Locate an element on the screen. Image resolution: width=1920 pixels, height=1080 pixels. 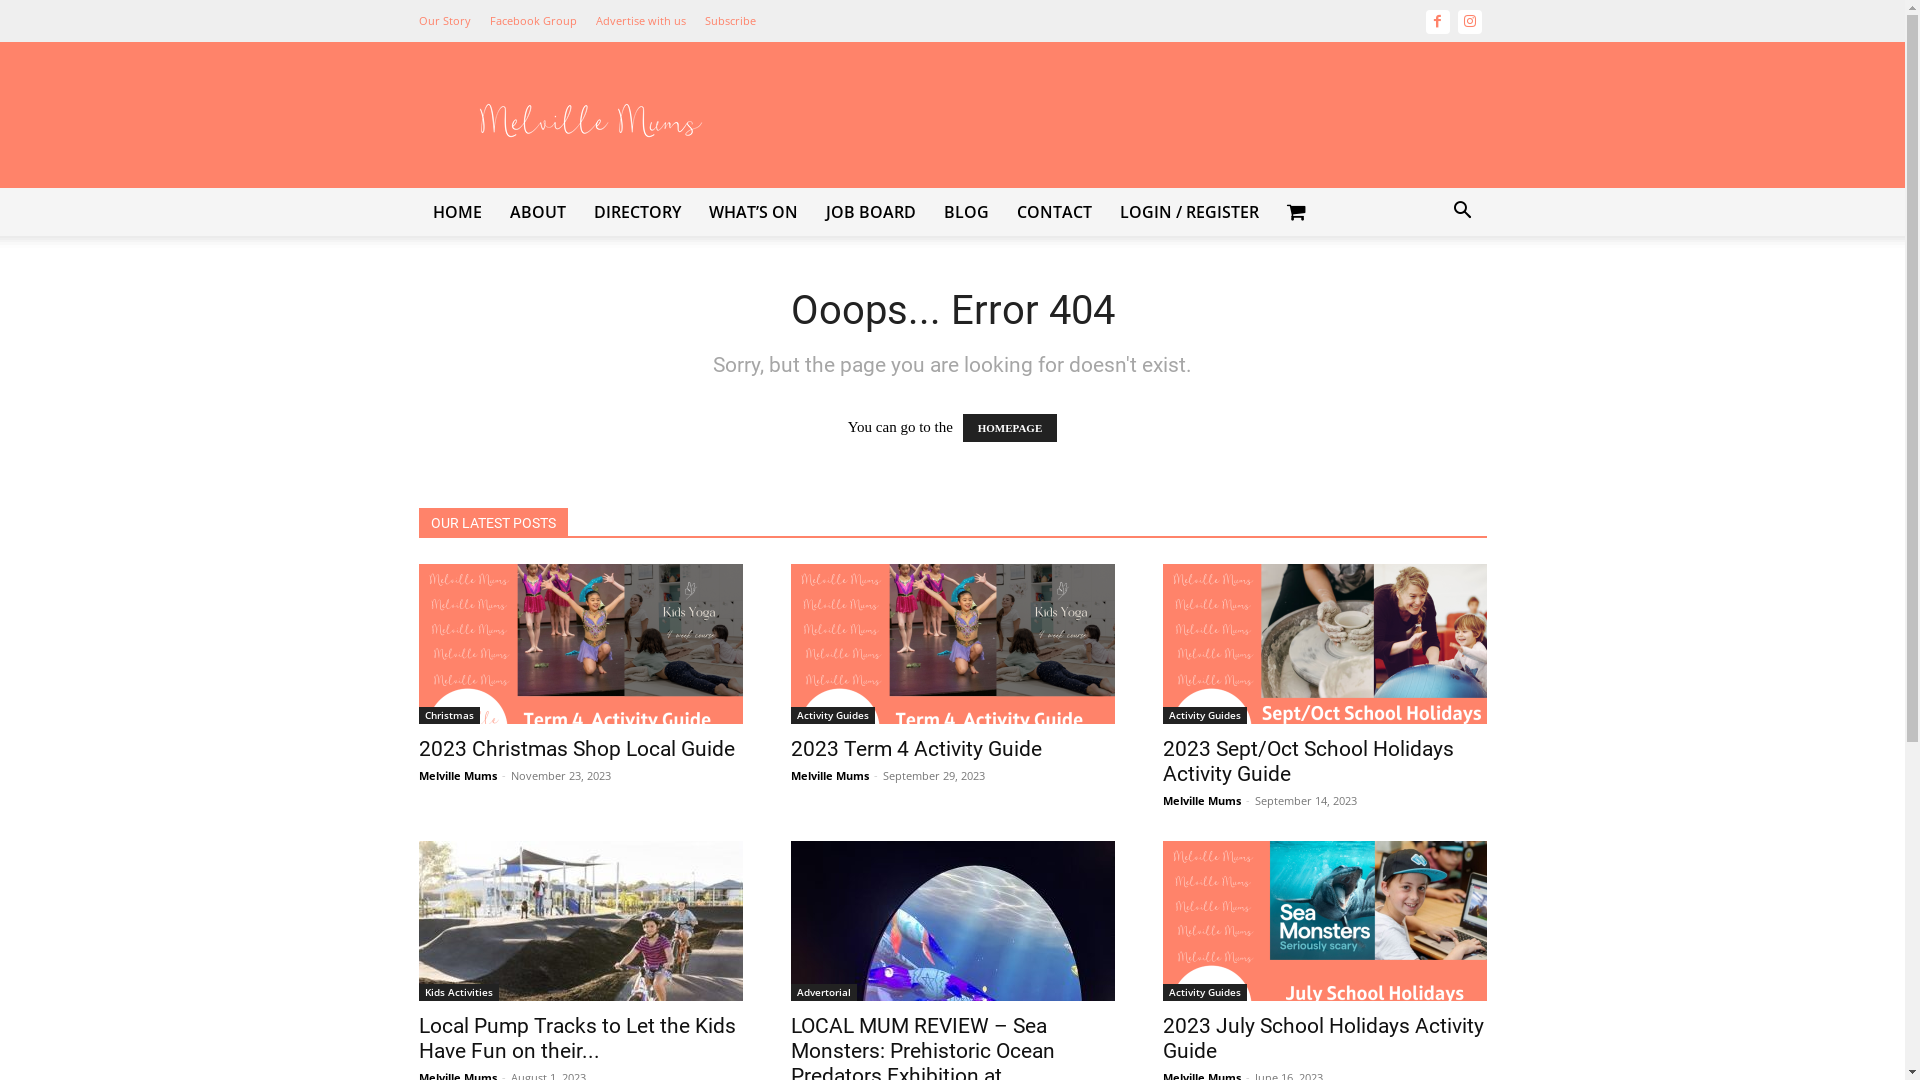
'HOMEPAGE' is located at coordinates (1010, 427).